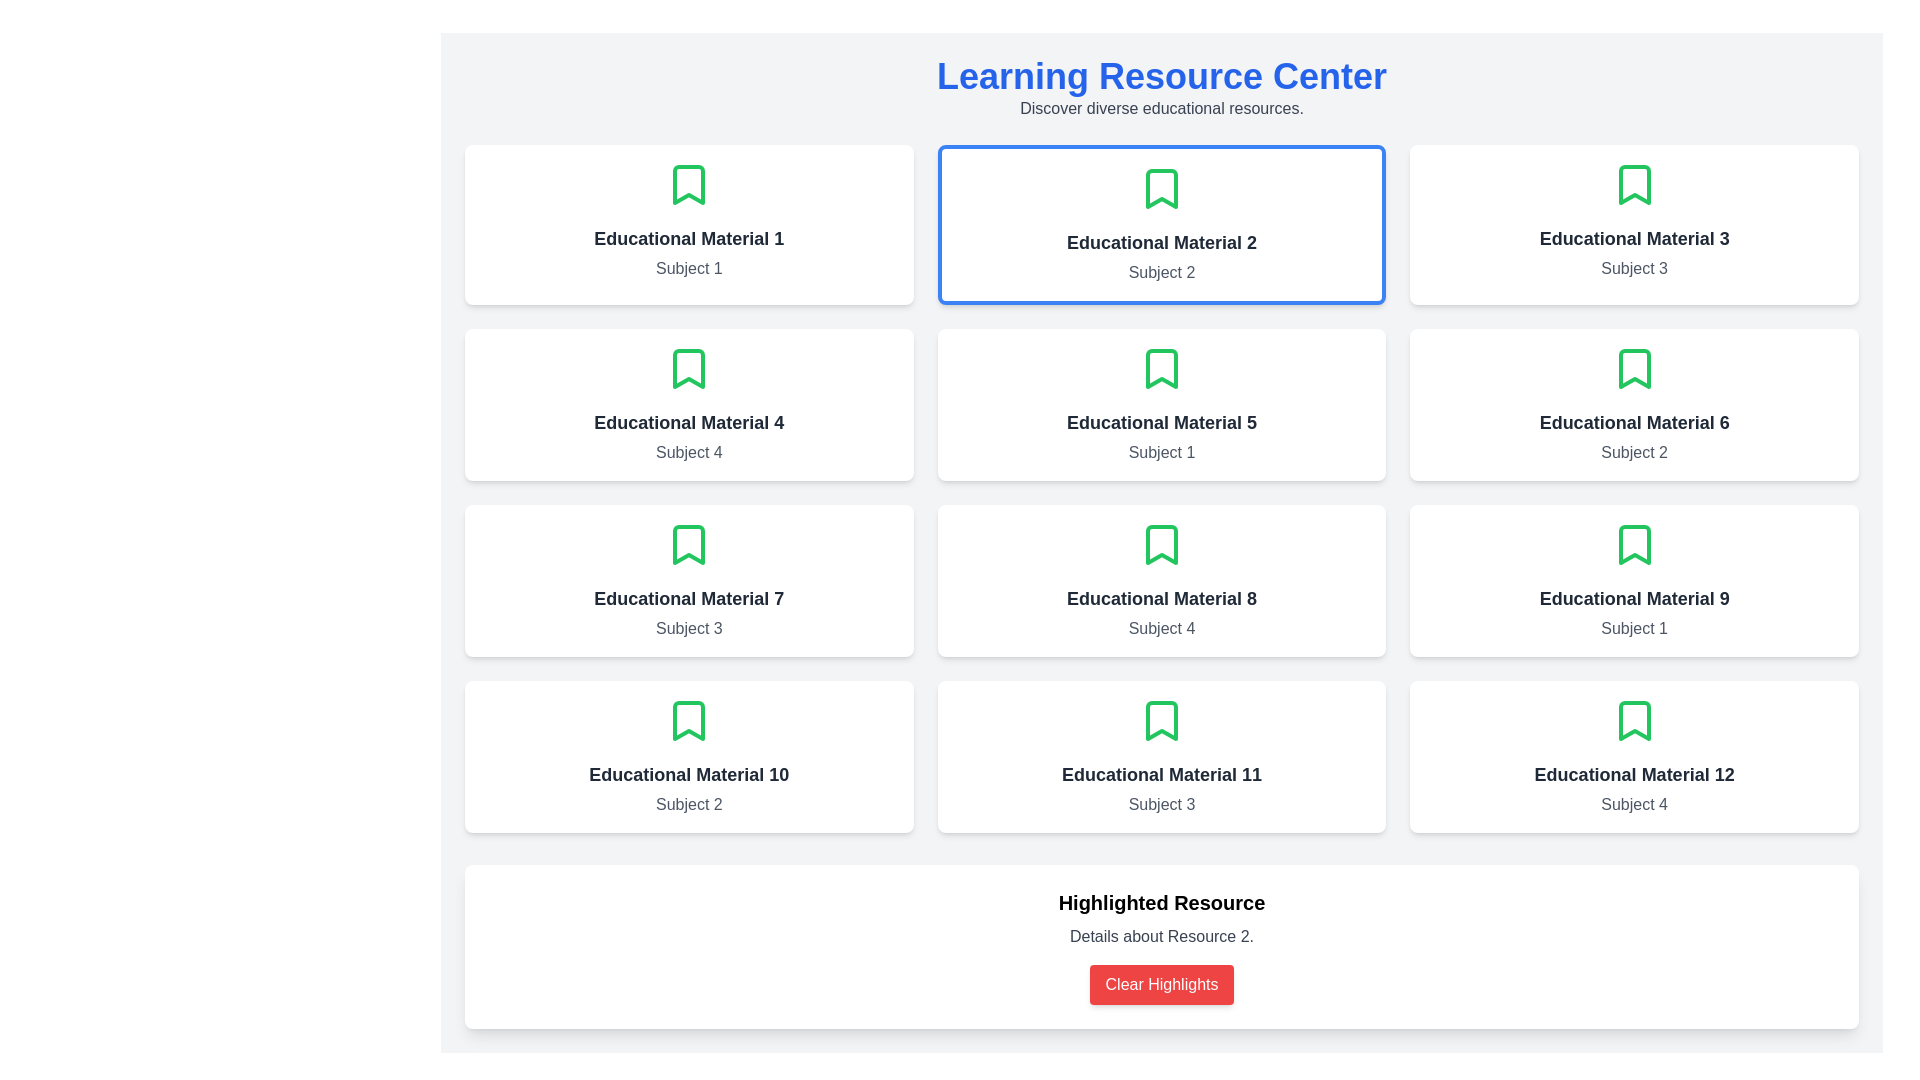  I want to click on the card labeled 'Educational Material 4' in the first column of the second row, which serves as a link, so click(689, 405).